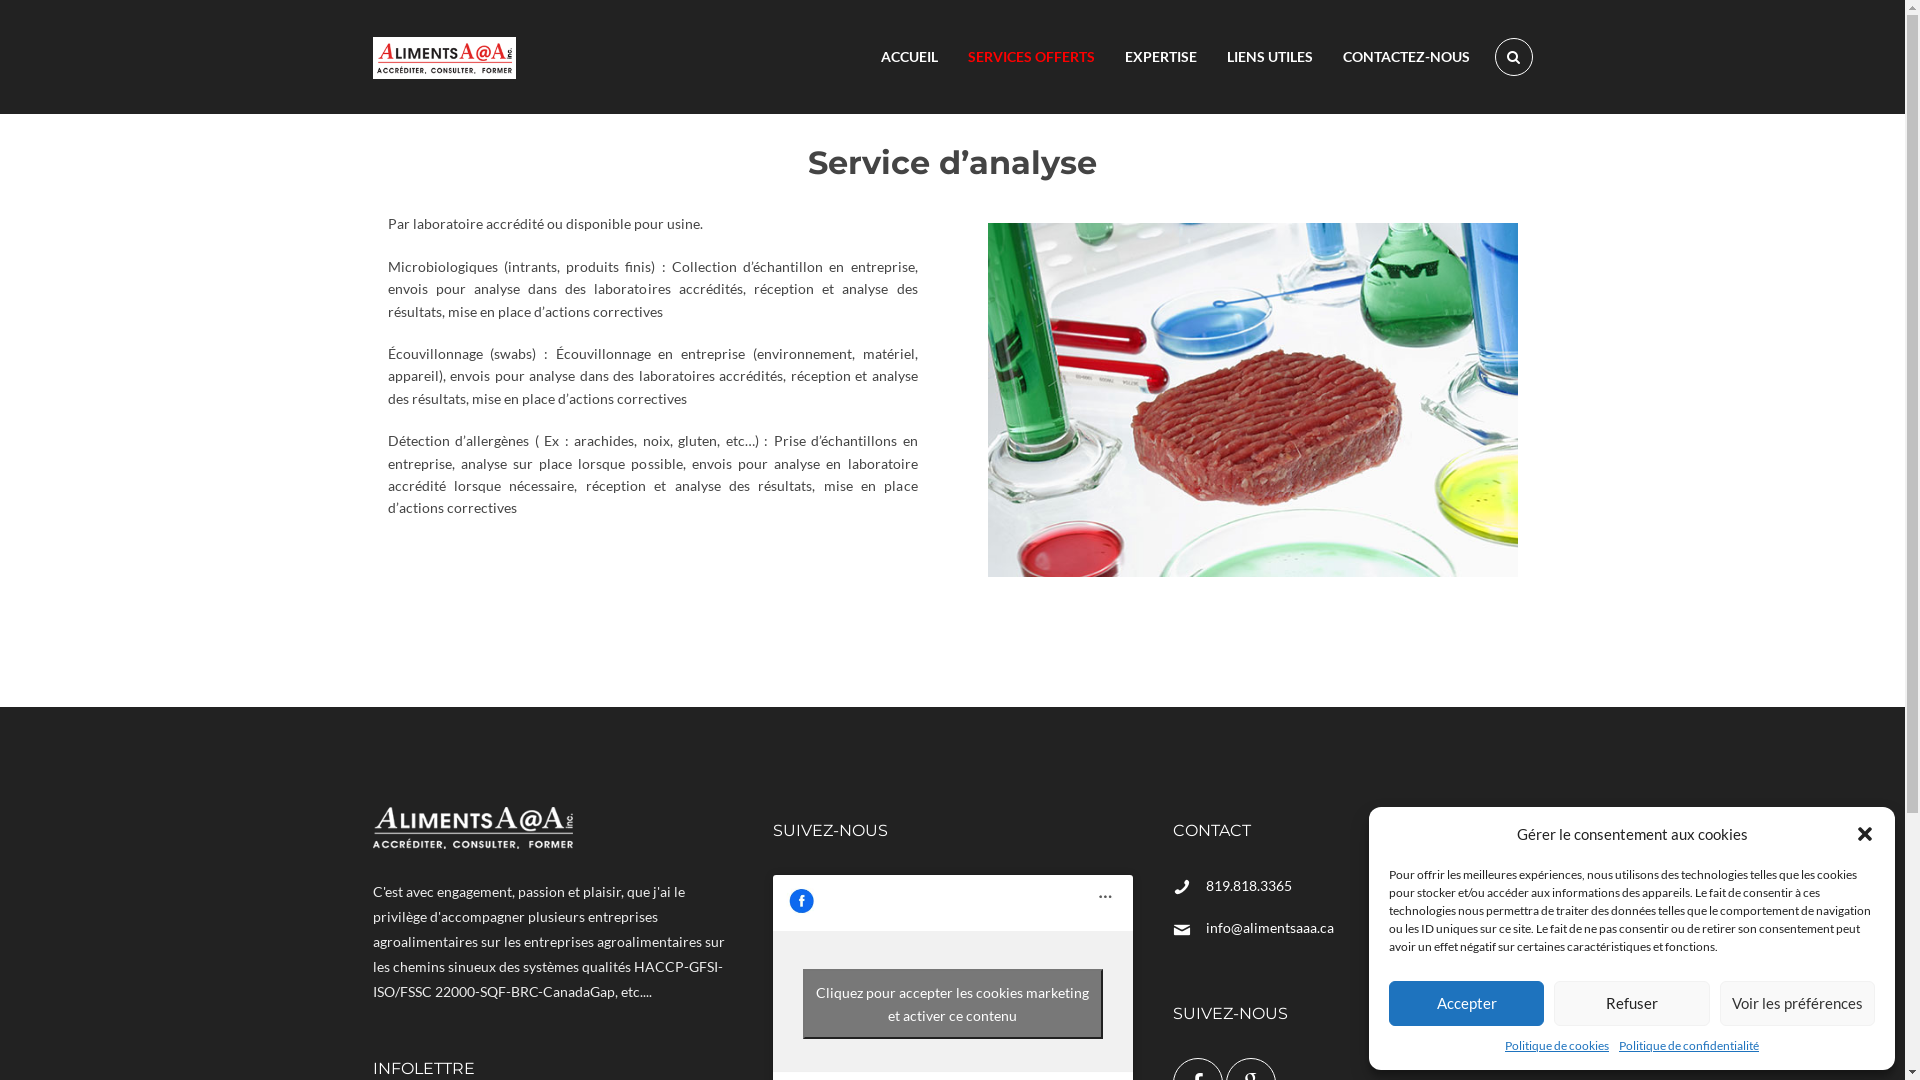 The height and width of the screenshot is (1080, 1920). Describe the element at coordinates (908, 56) in the screenshot. I see `'ACCUEIL'` at that location.